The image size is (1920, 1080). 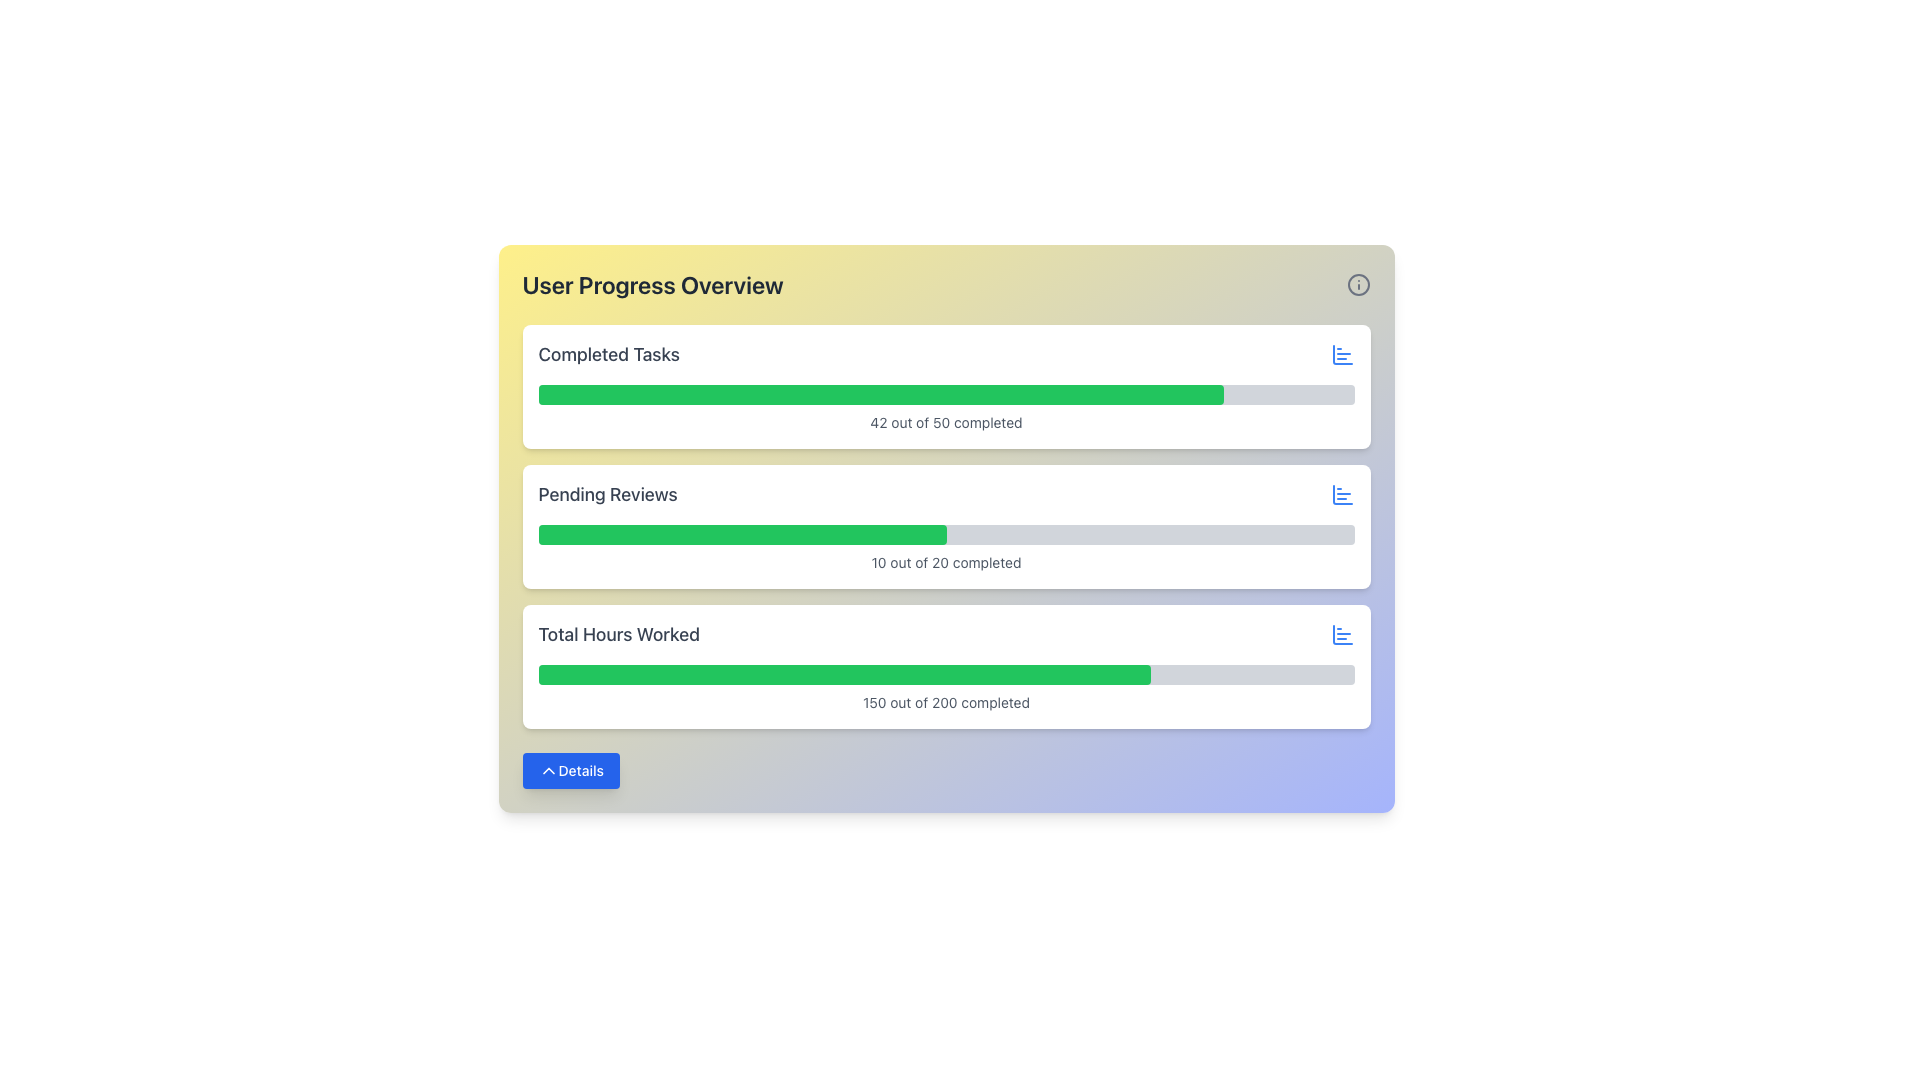 What do you see at coordinates (945, 422) in the screenshot?
I see `the text label displaying '42 out of 50 completed', which is styled in small gray font and located beneath a green progress bar within a white rounded rectangular card` at bounding box center [945, 422].